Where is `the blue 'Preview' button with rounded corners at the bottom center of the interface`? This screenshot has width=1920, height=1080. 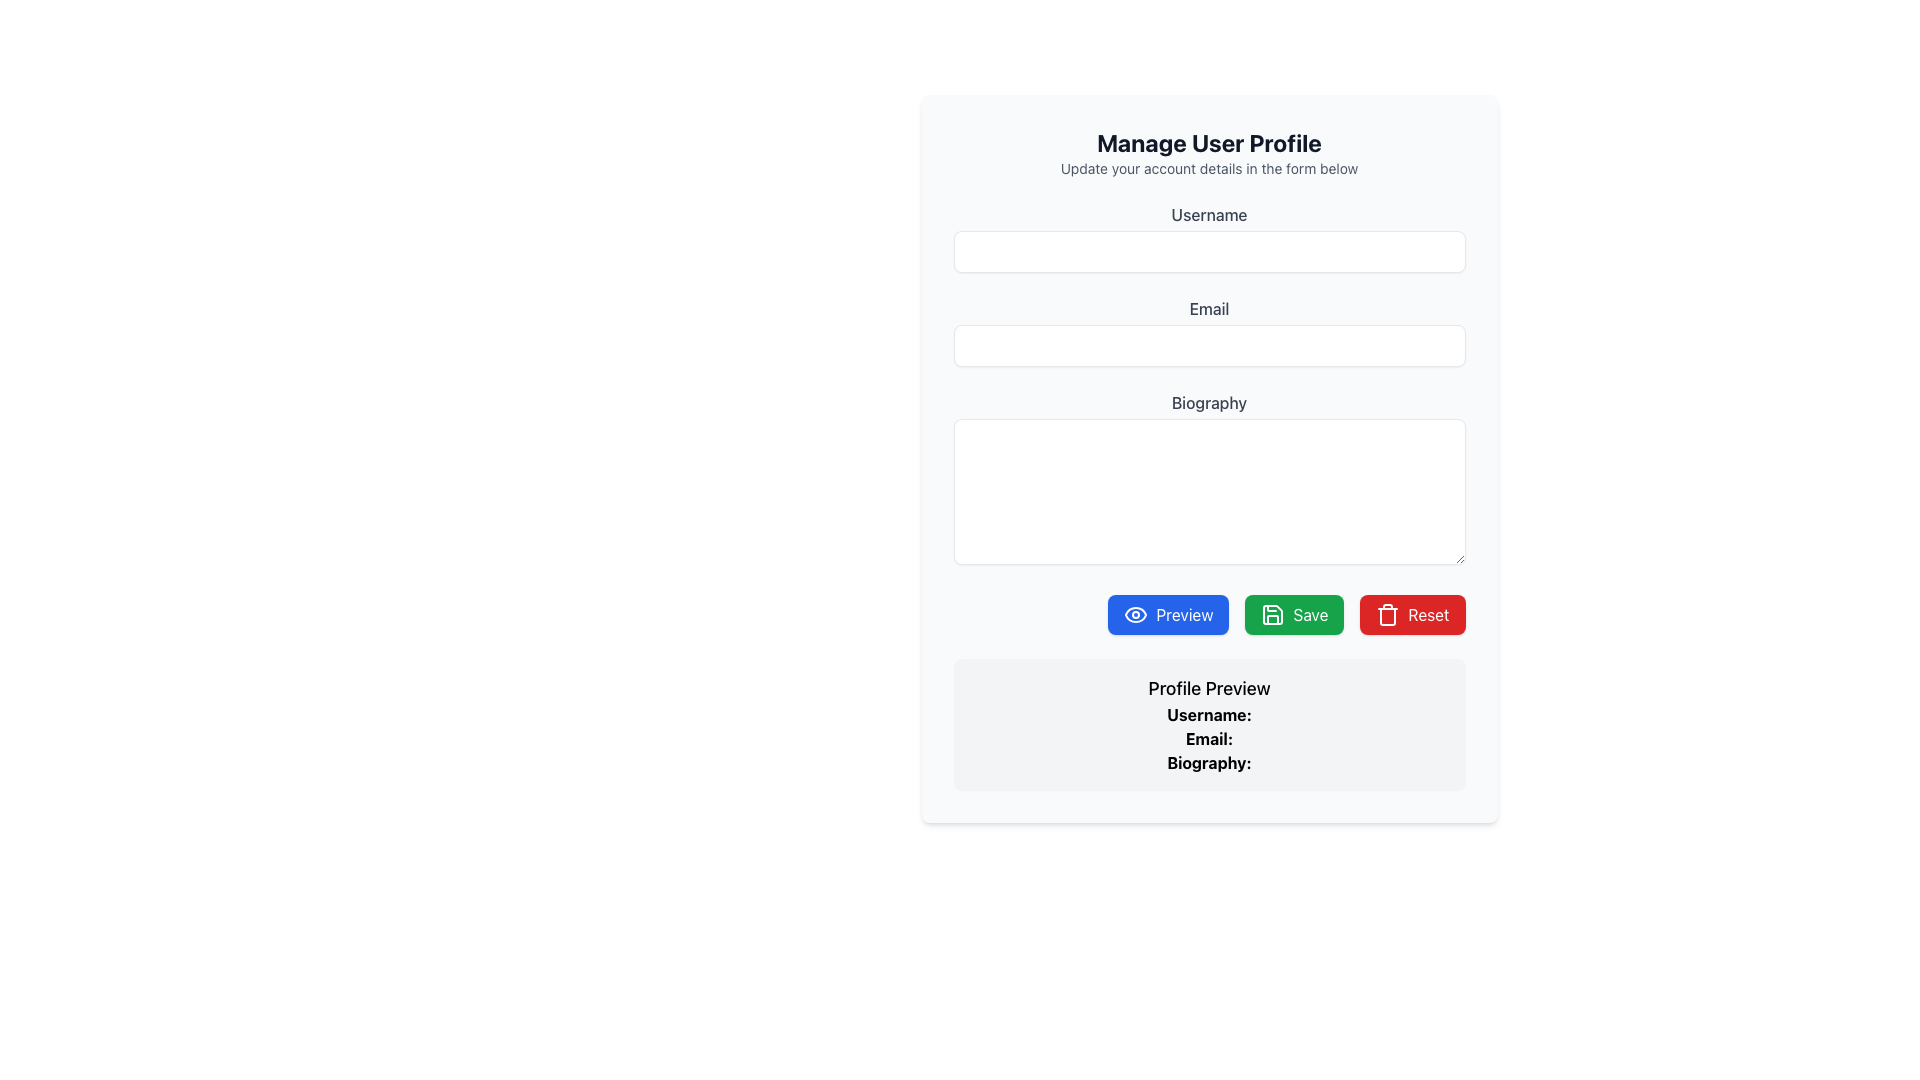
the blue 'Preview' button with rounded corners at the bottom center of the interface is located at coordinates (1168, 613).